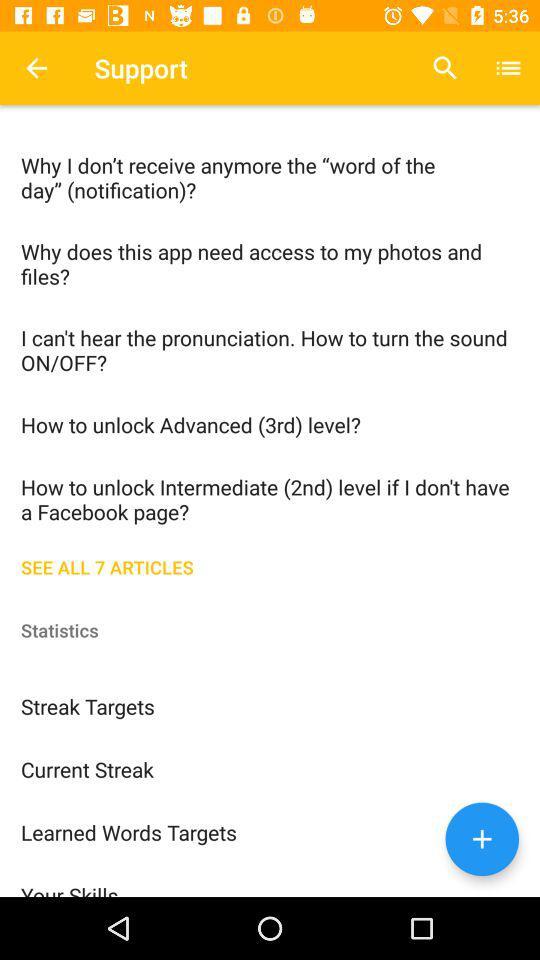  I want to click on item below the how to unlock item, so click(270, 565).